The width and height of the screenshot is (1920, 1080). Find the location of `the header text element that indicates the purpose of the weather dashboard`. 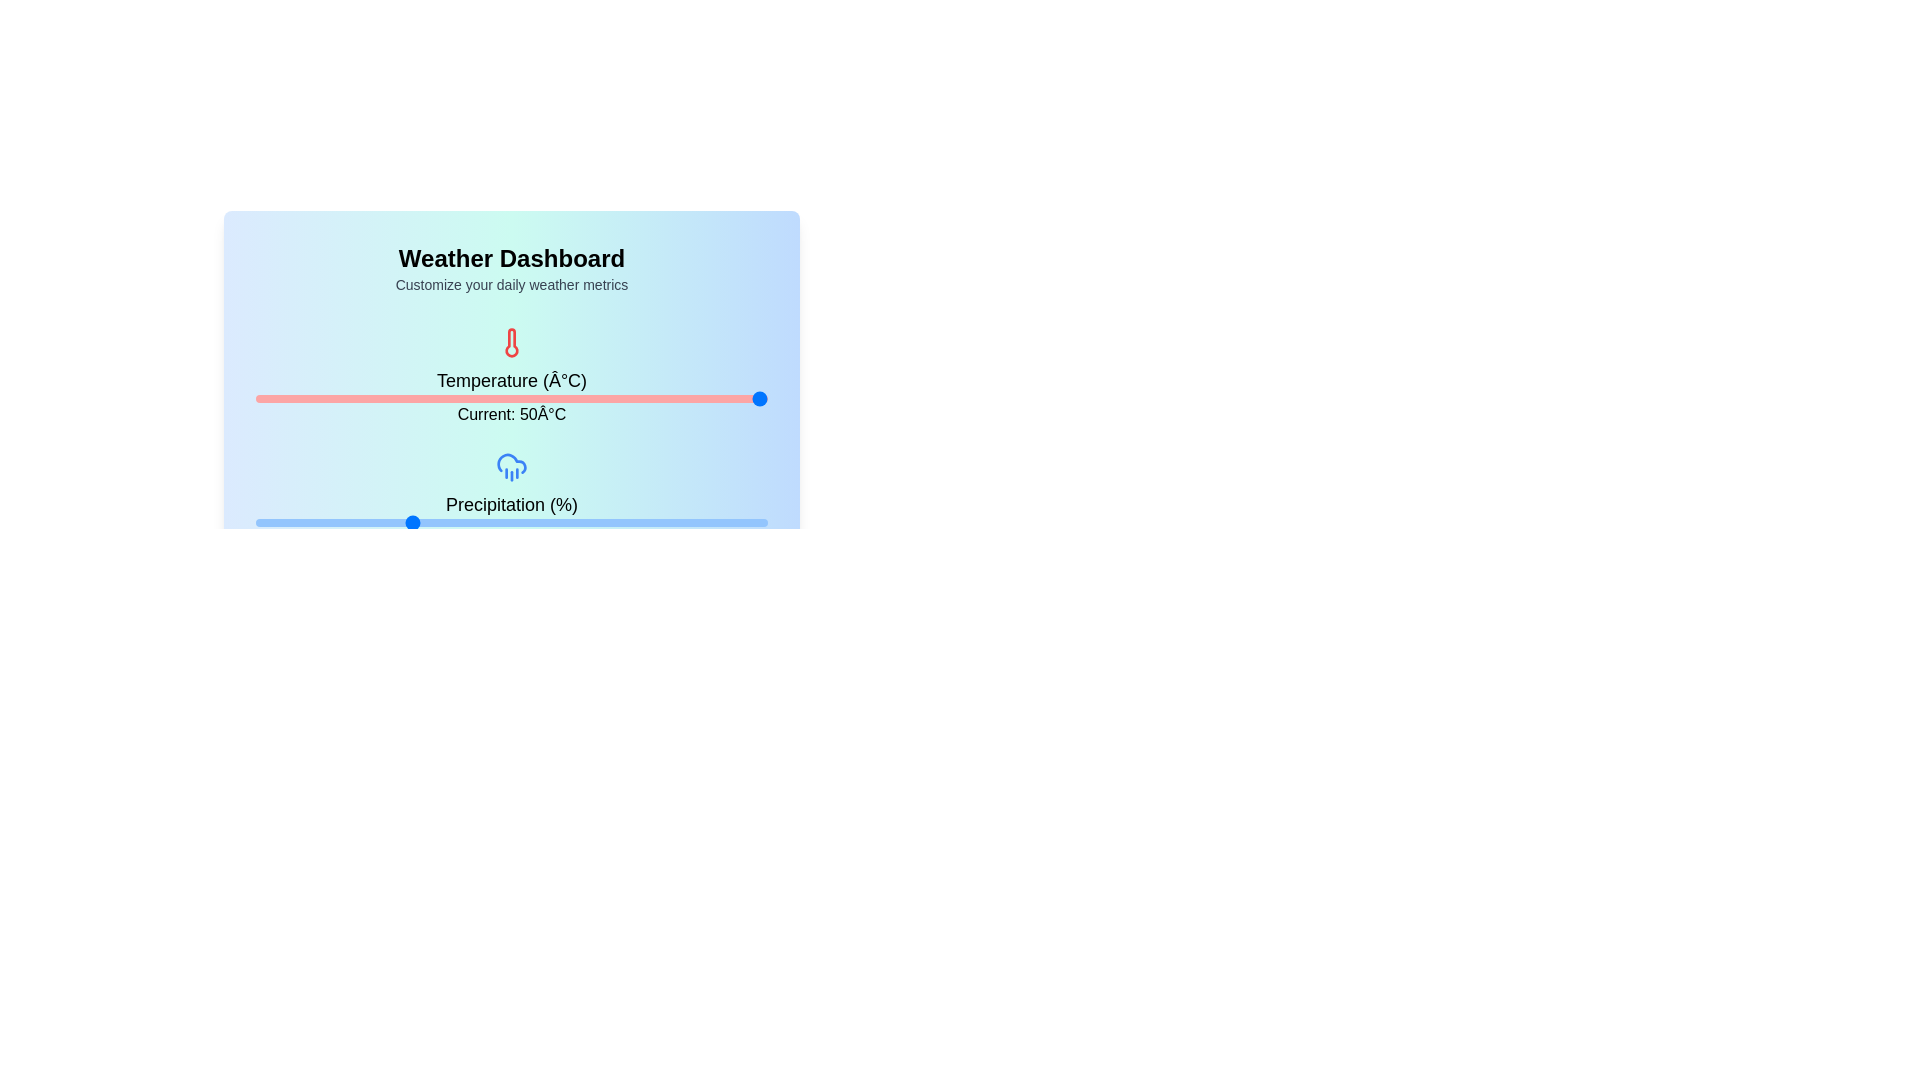

the header text element that indicates the purpose of the weather dashboard is located at coordinates (512, 257).